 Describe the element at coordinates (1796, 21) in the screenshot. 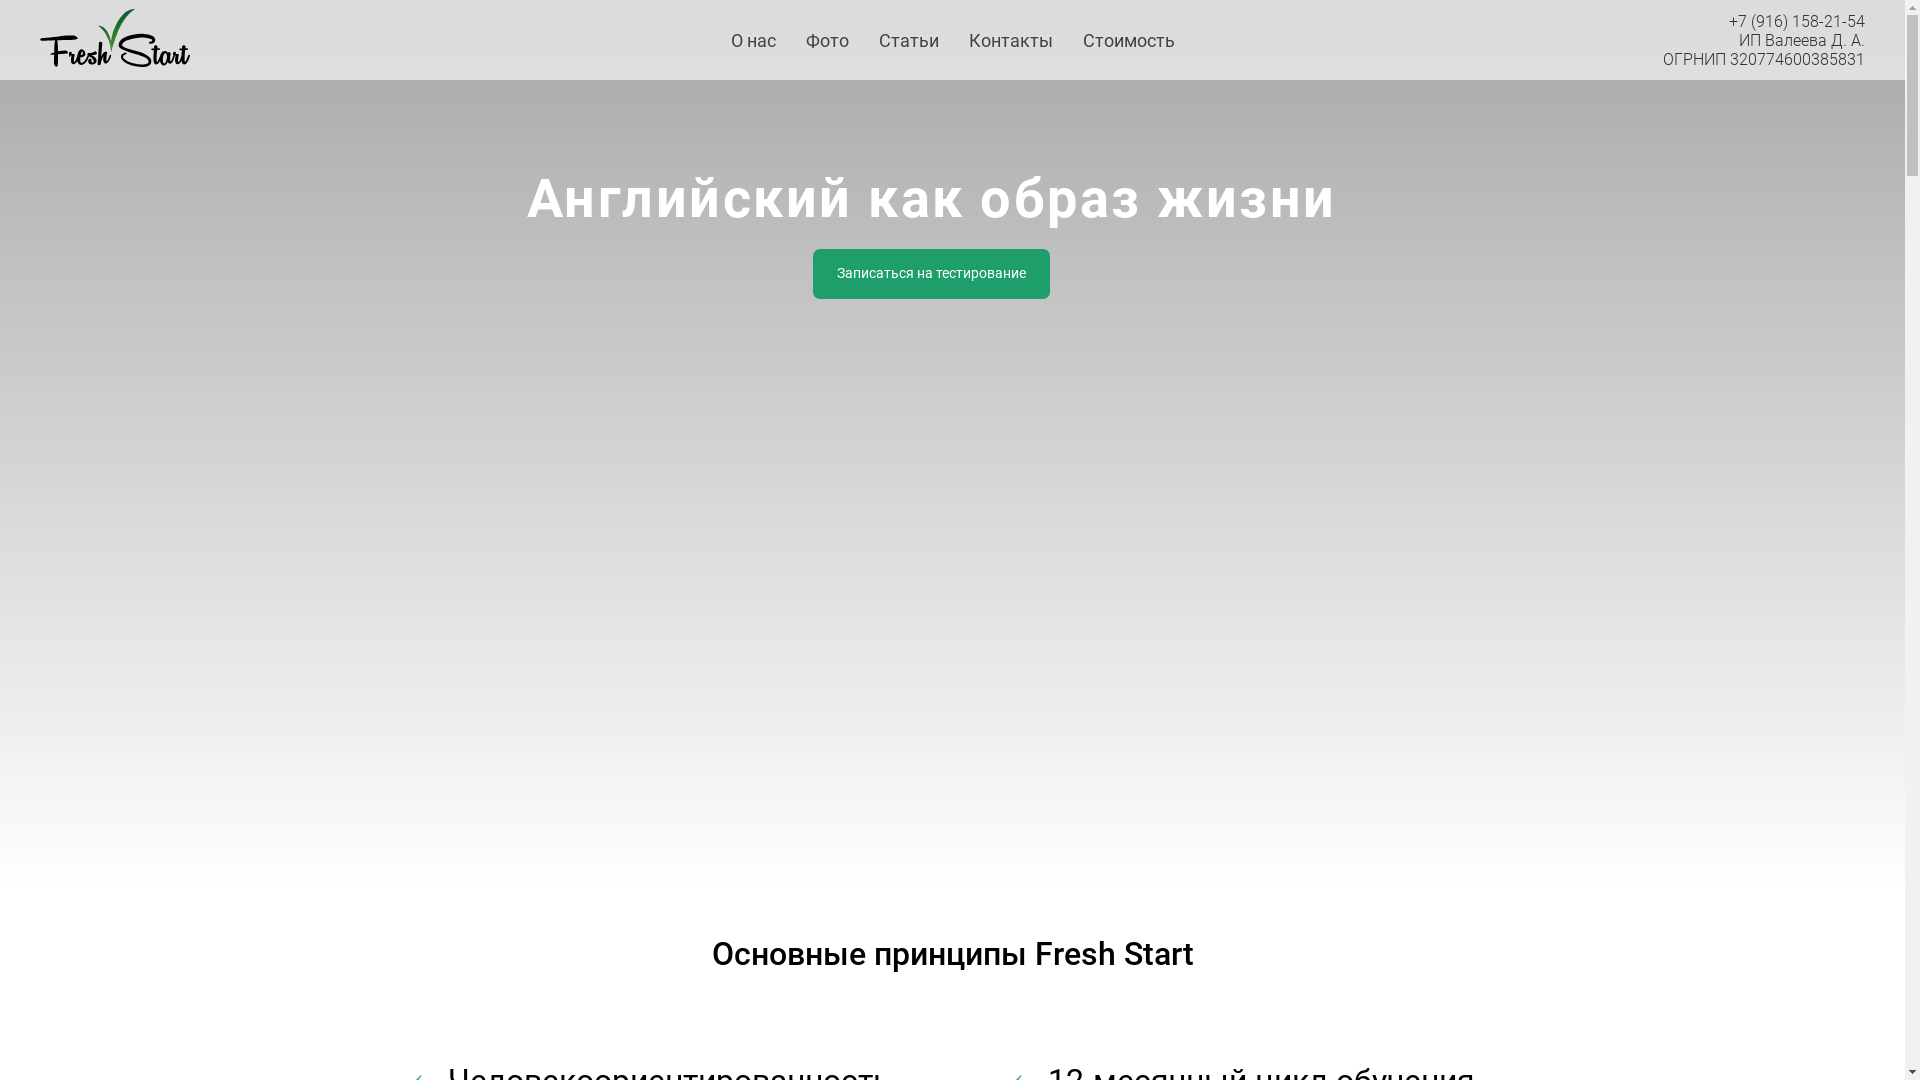

I see `'+7 (916) 158-21-54'` at that location.